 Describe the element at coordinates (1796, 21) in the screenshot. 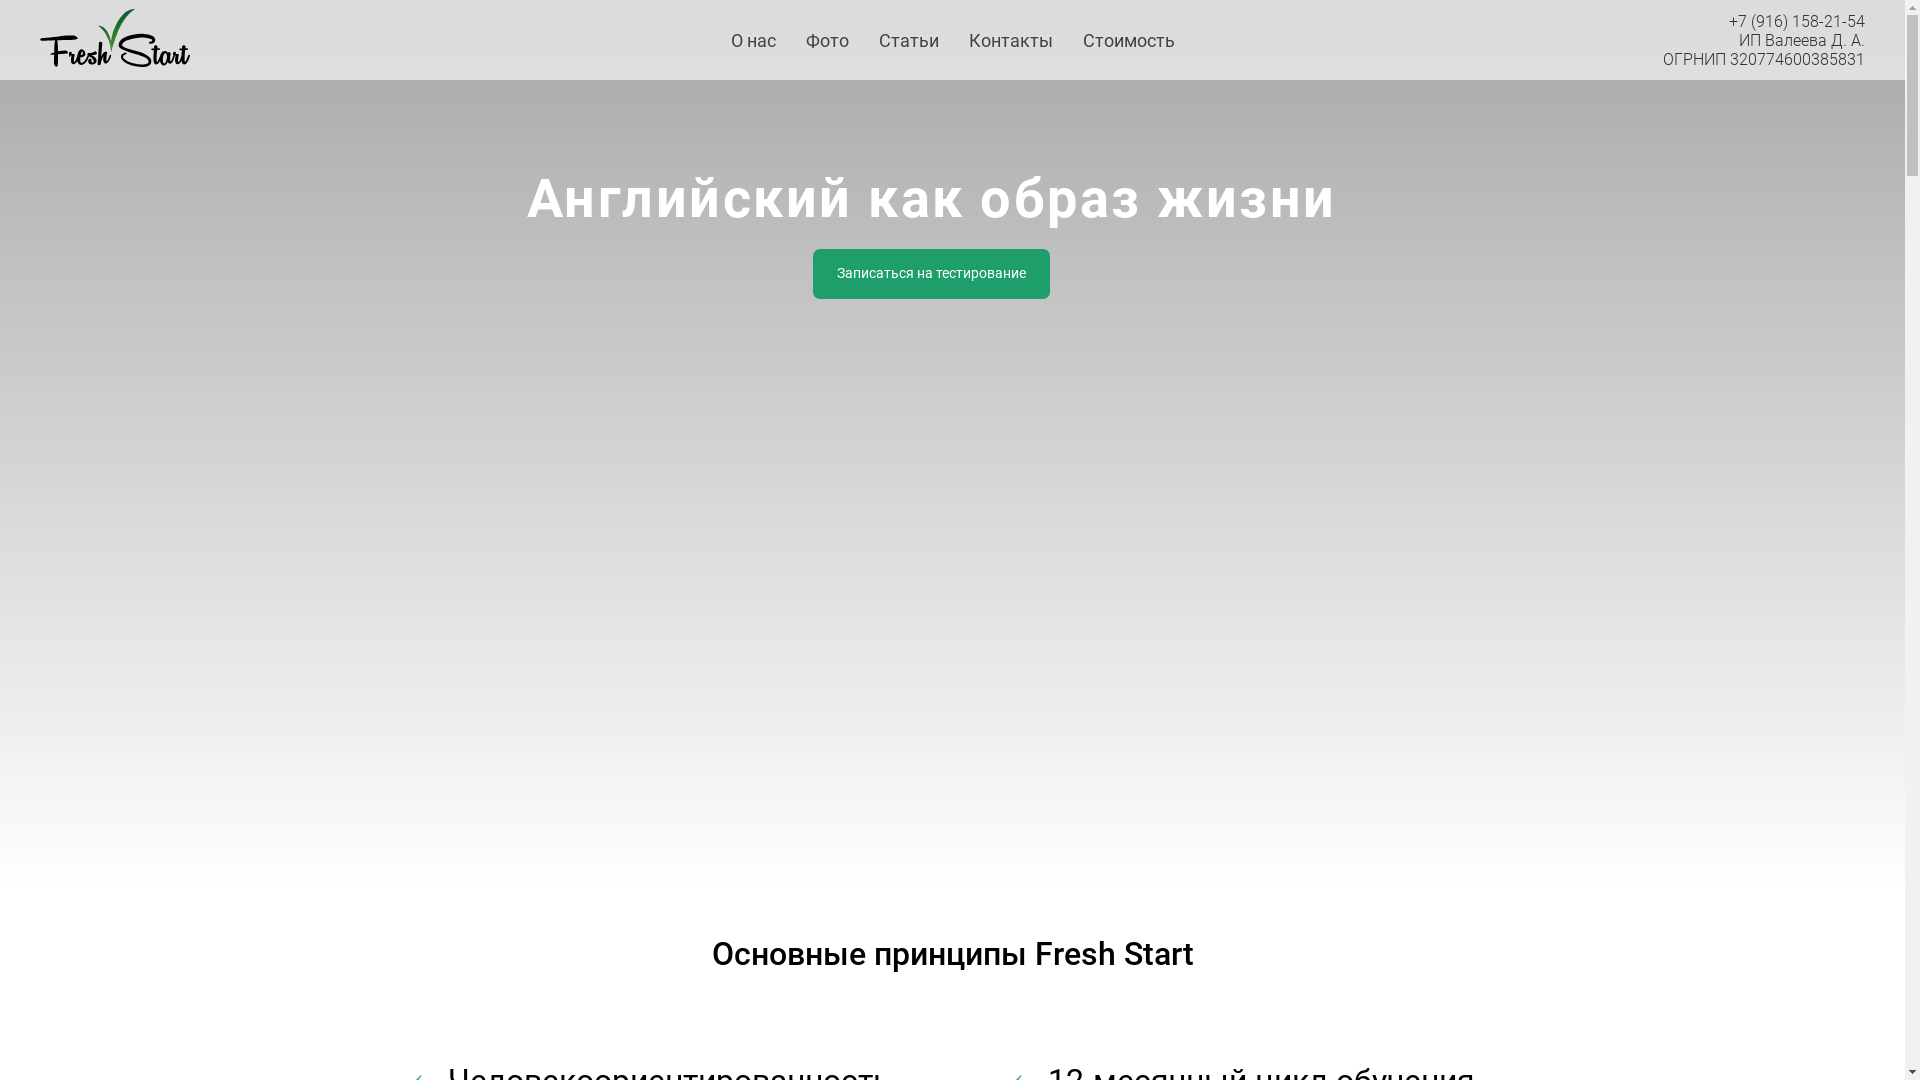

I see `'+7 (916) 158-21-54'` at that location.